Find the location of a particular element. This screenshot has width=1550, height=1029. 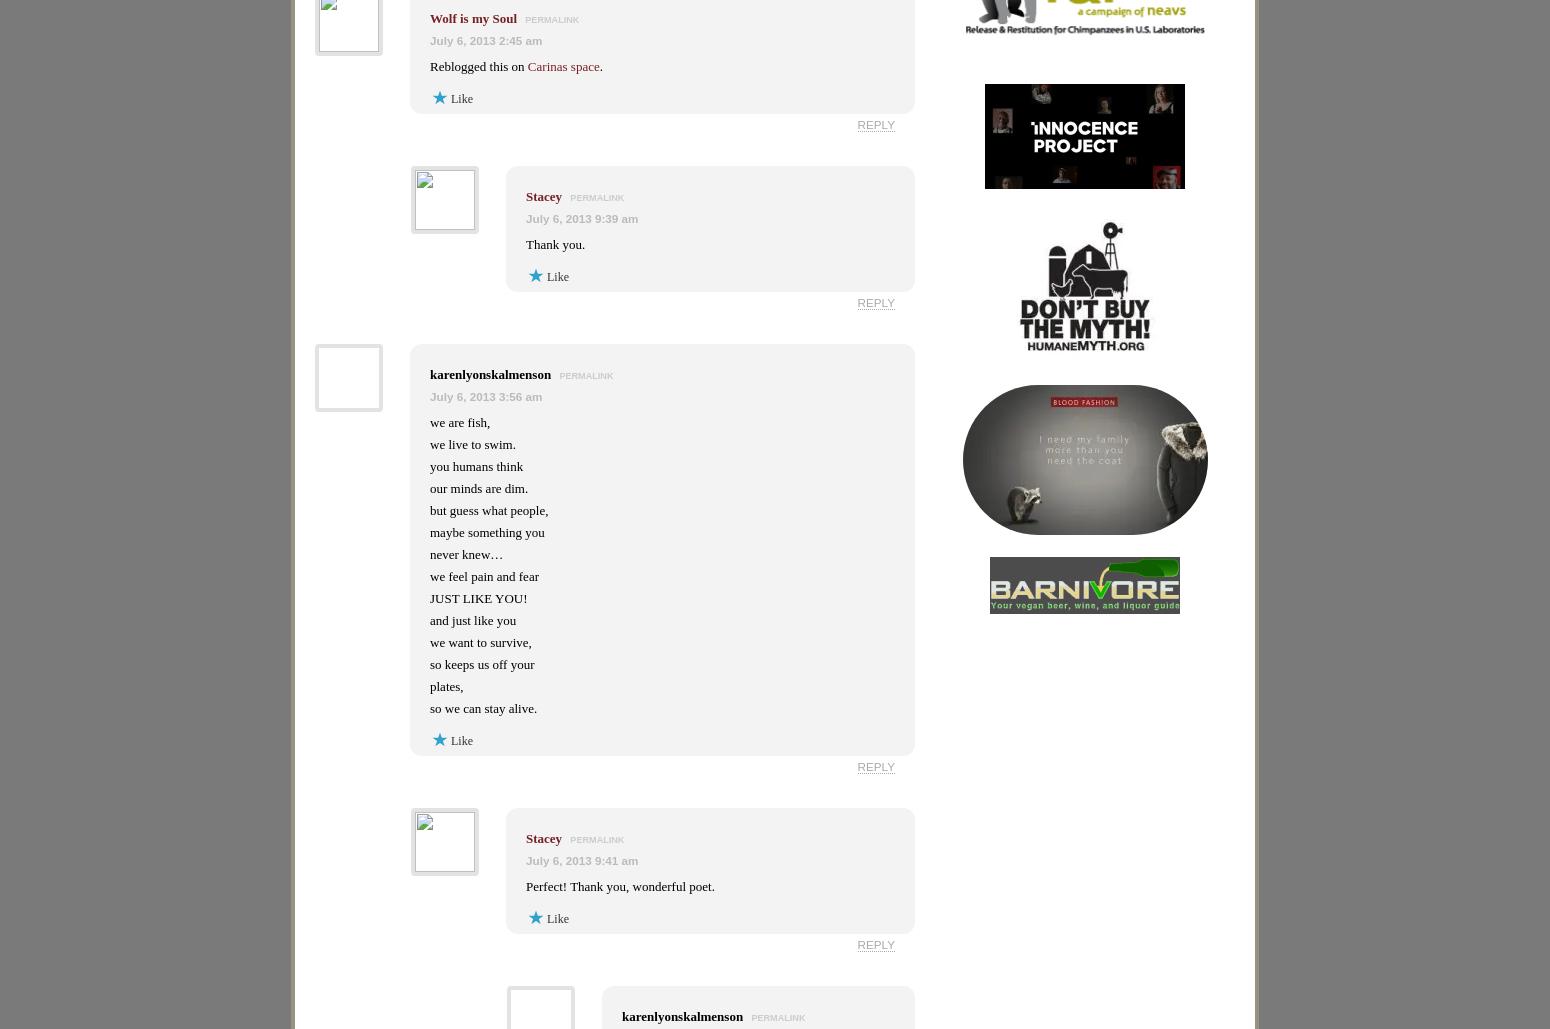

'Wolf is my Soul' is located at coordinates (472, 18).